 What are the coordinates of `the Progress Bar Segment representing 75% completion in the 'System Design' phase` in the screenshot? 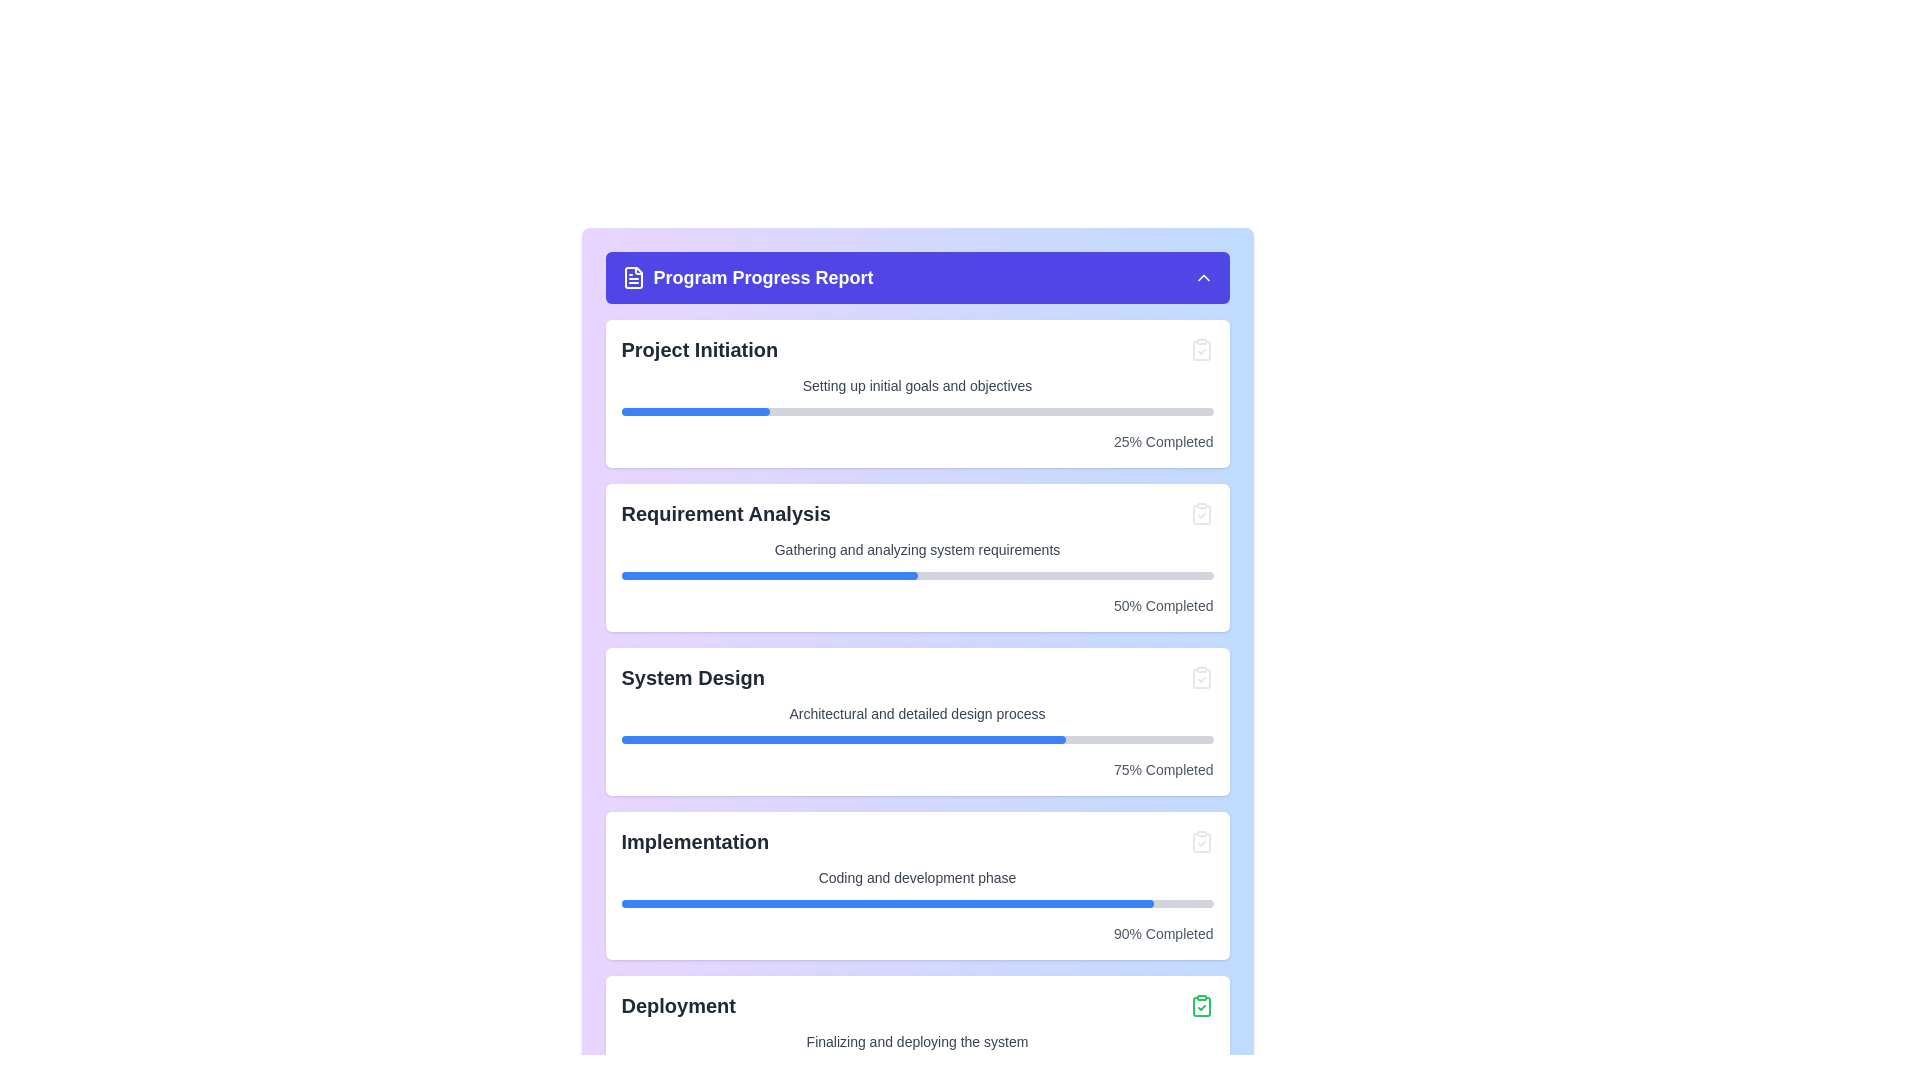 It's located at (843, 740).